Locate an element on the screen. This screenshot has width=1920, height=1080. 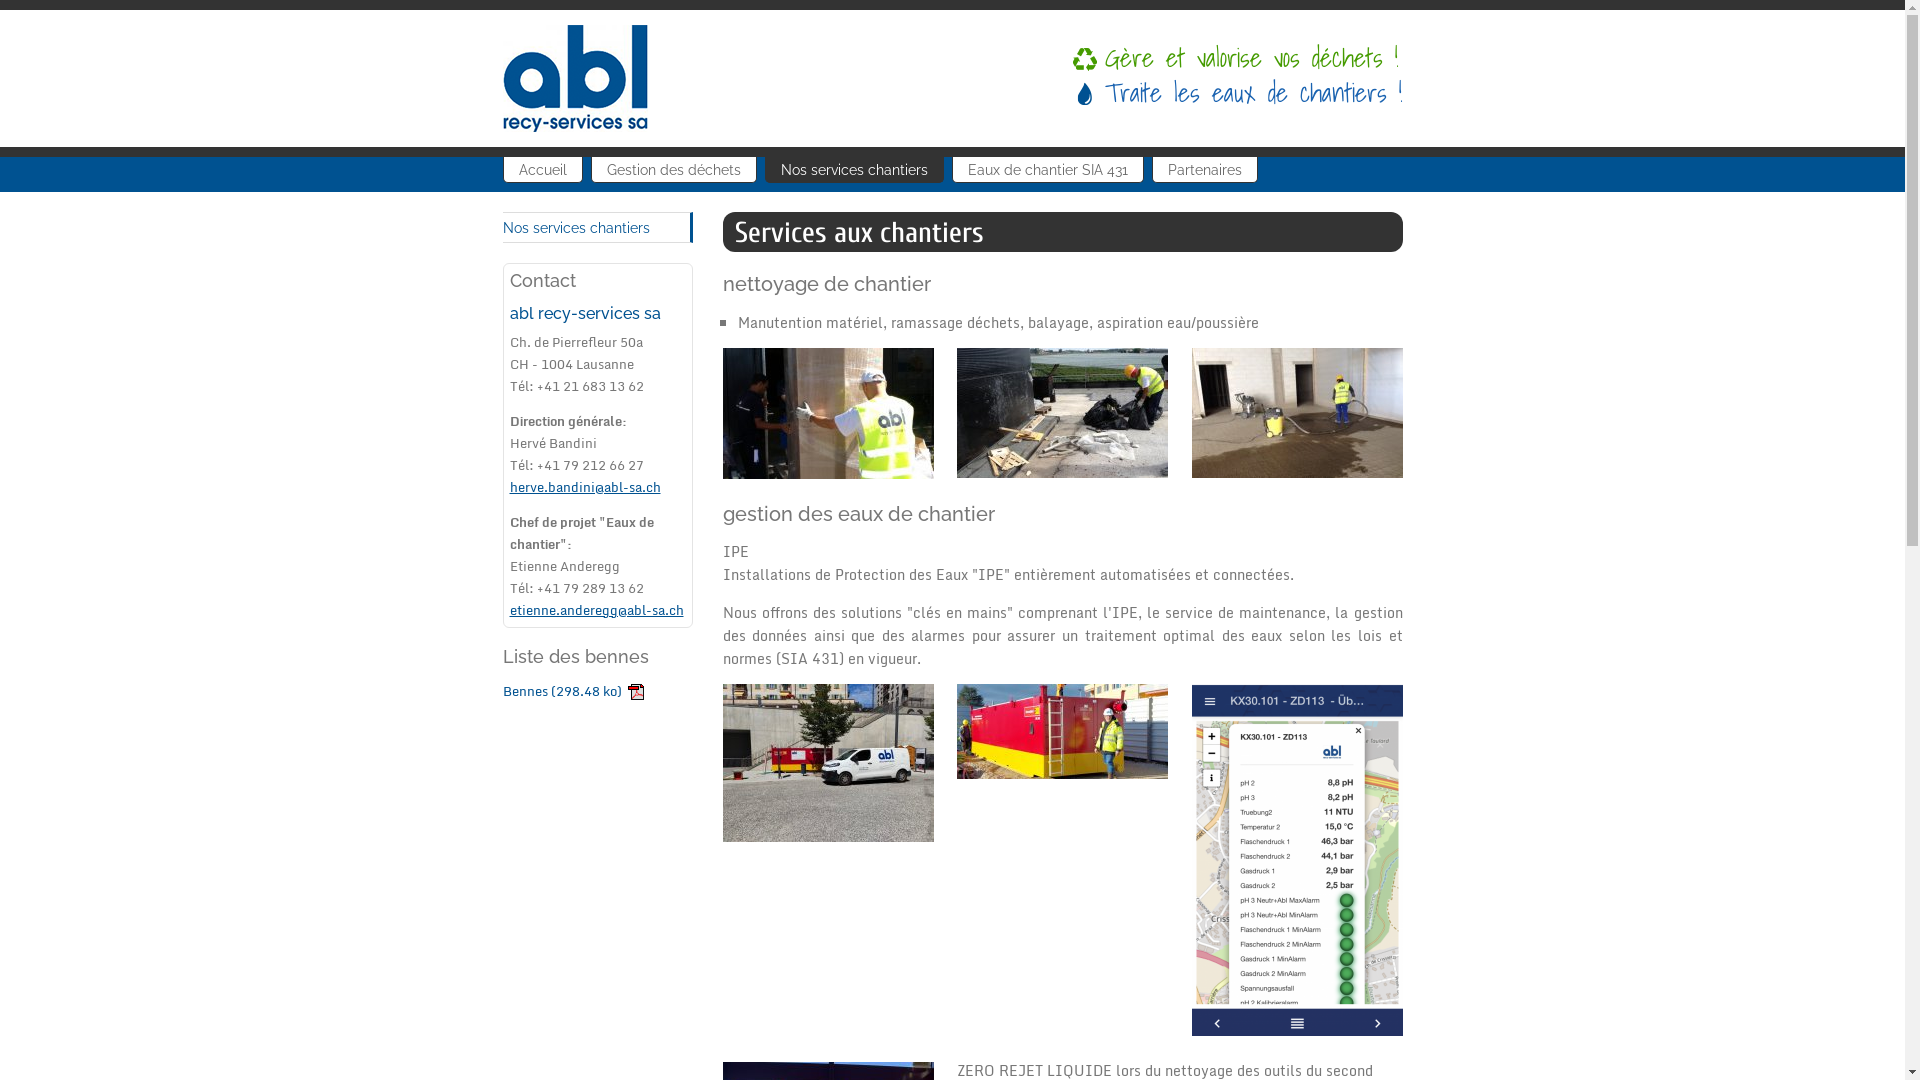
'Accueil' is located at coordinates (542, 168).